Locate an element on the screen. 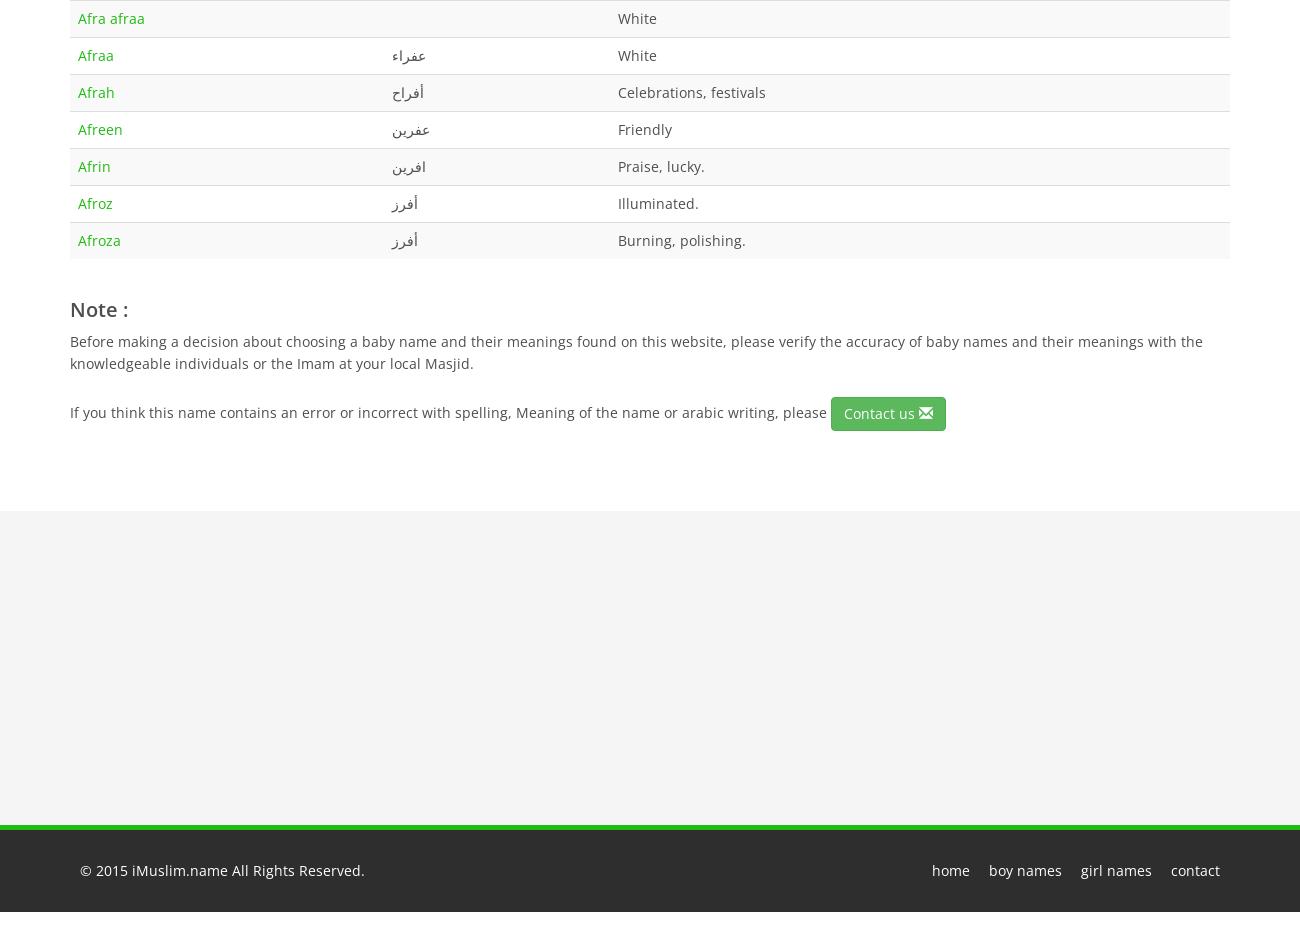  'Afrah' is located at coordinates (78, 90).